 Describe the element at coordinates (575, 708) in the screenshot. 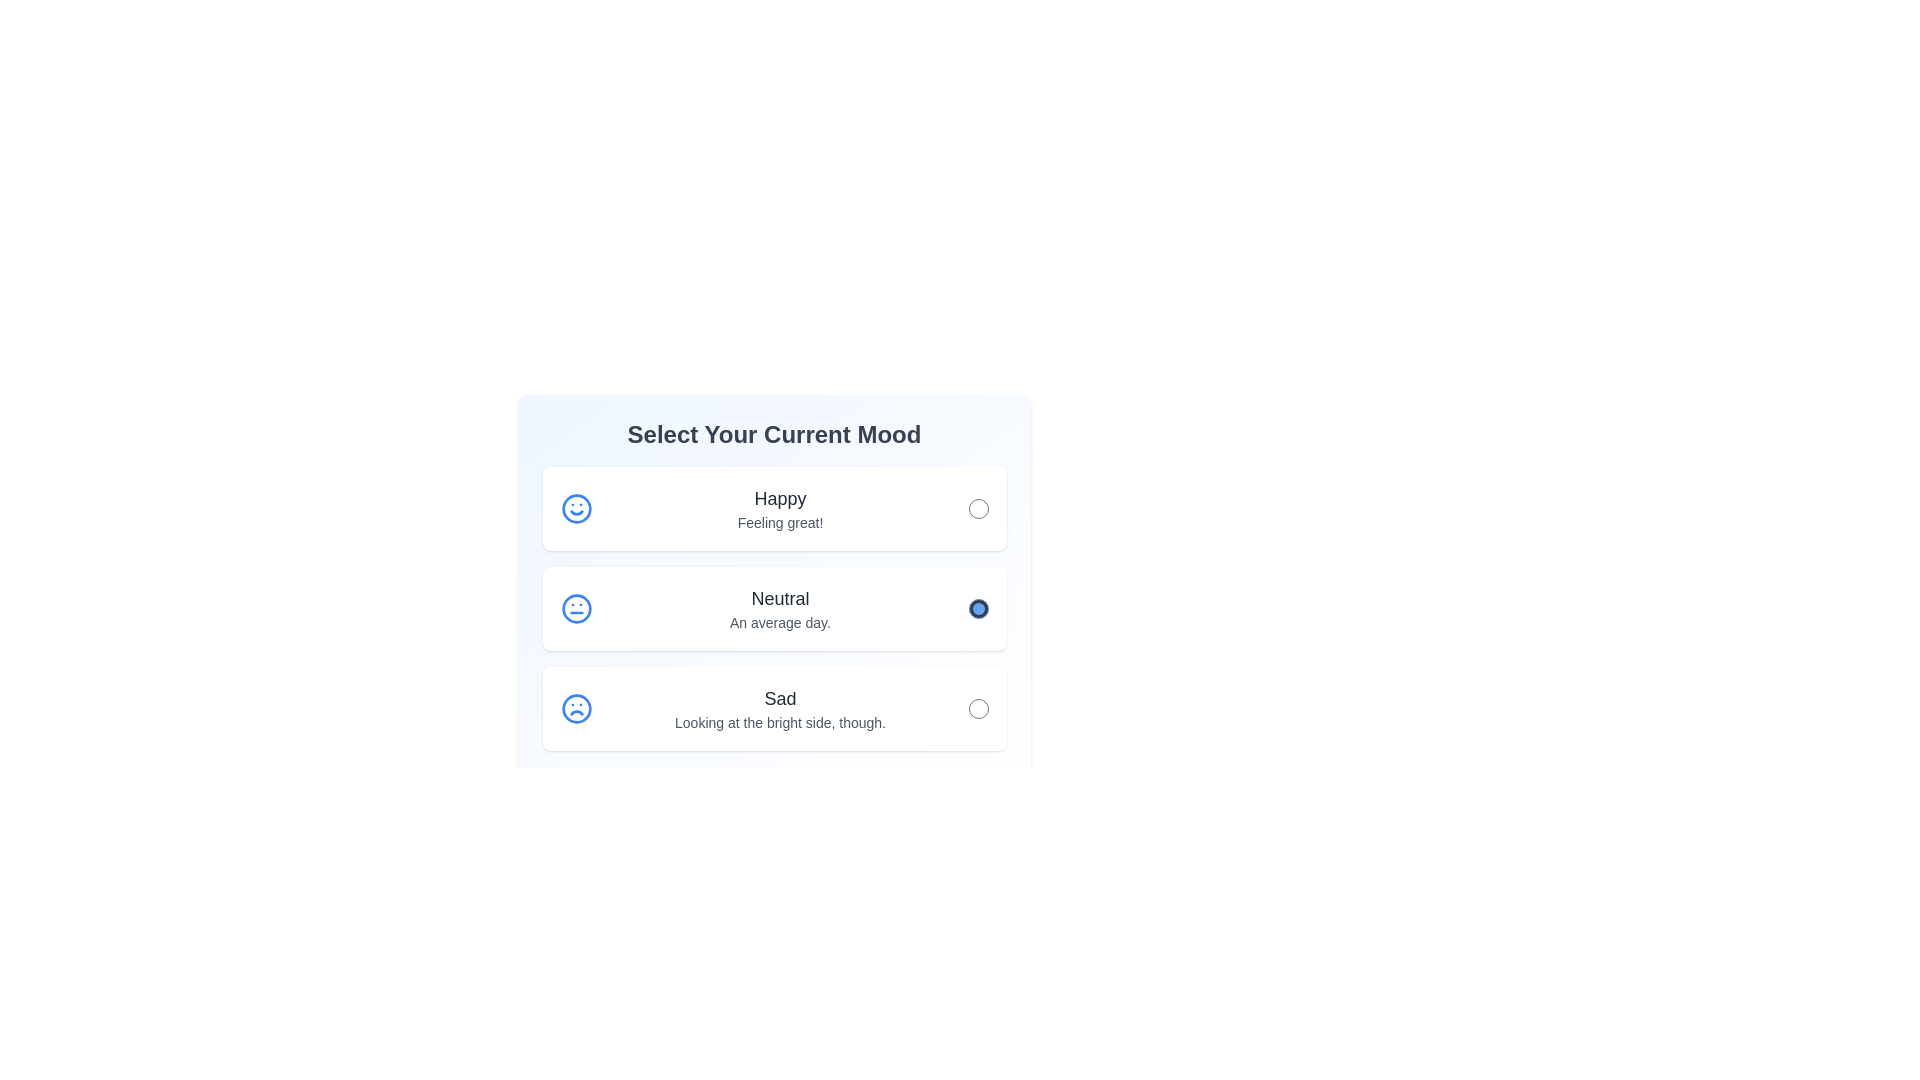

I see `circular icon representing a frowning face with a blue outline and facial features, located in the bottom-most row labeled 'Sad', for details` at that location.